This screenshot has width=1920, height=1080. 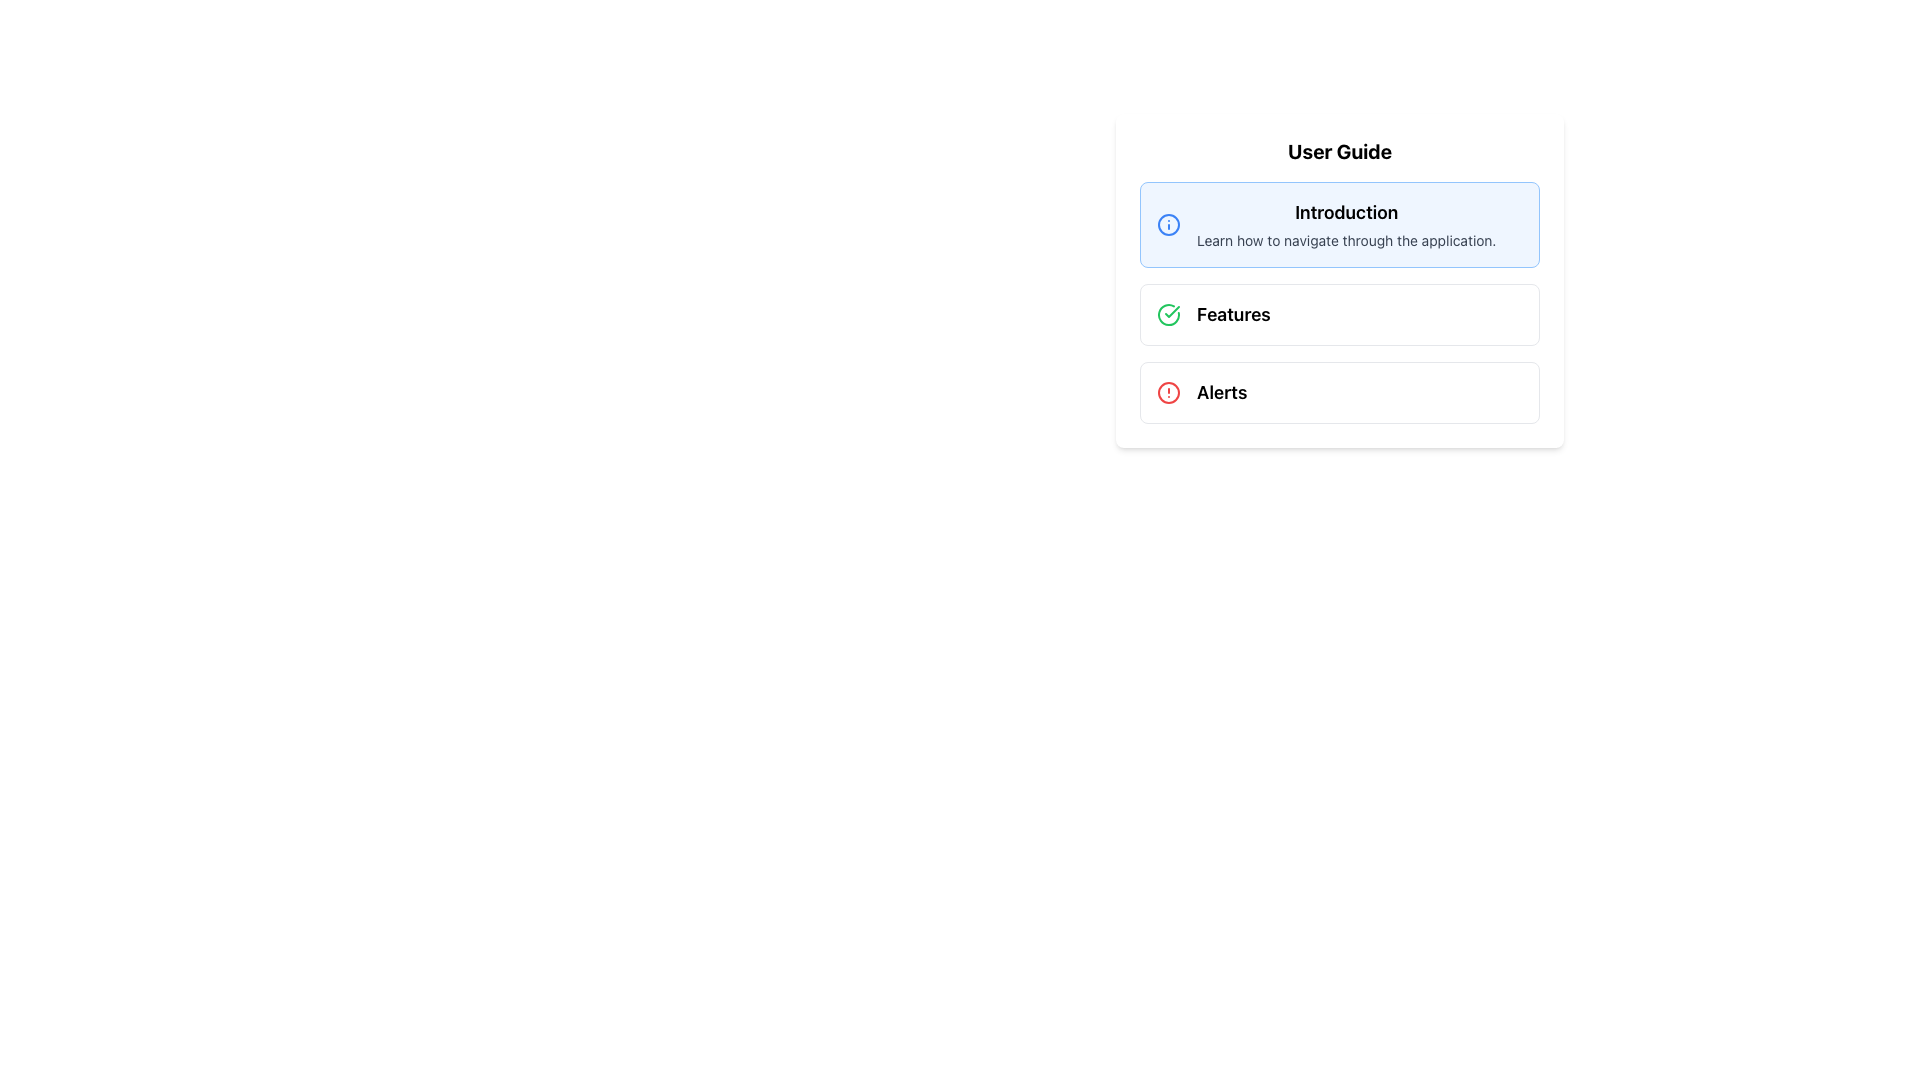 I want to click on the text label 'Introduction', which is a large, bold heading positioned at the top of the section under 'User Guide', so click(x=1346, y=212).